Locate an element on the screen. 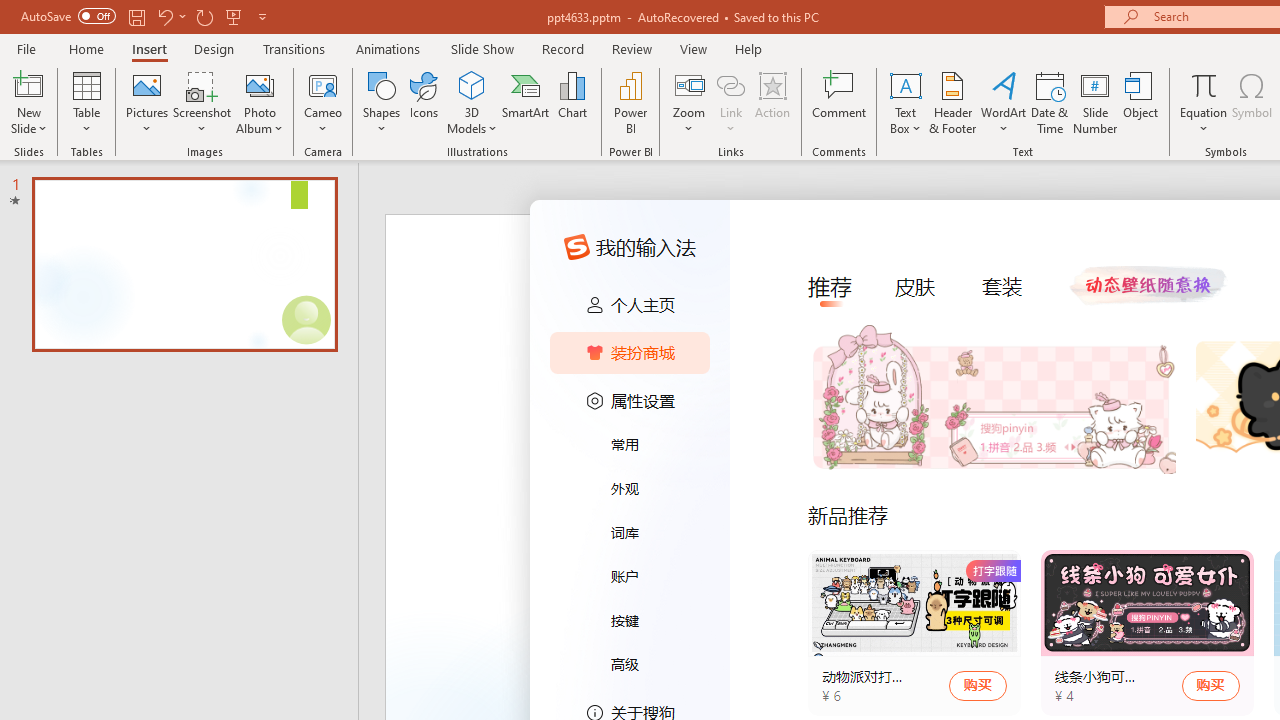 This screenshot has width=1280, height=720. 'Date & Time...' is located at coordinates (1049, 103).